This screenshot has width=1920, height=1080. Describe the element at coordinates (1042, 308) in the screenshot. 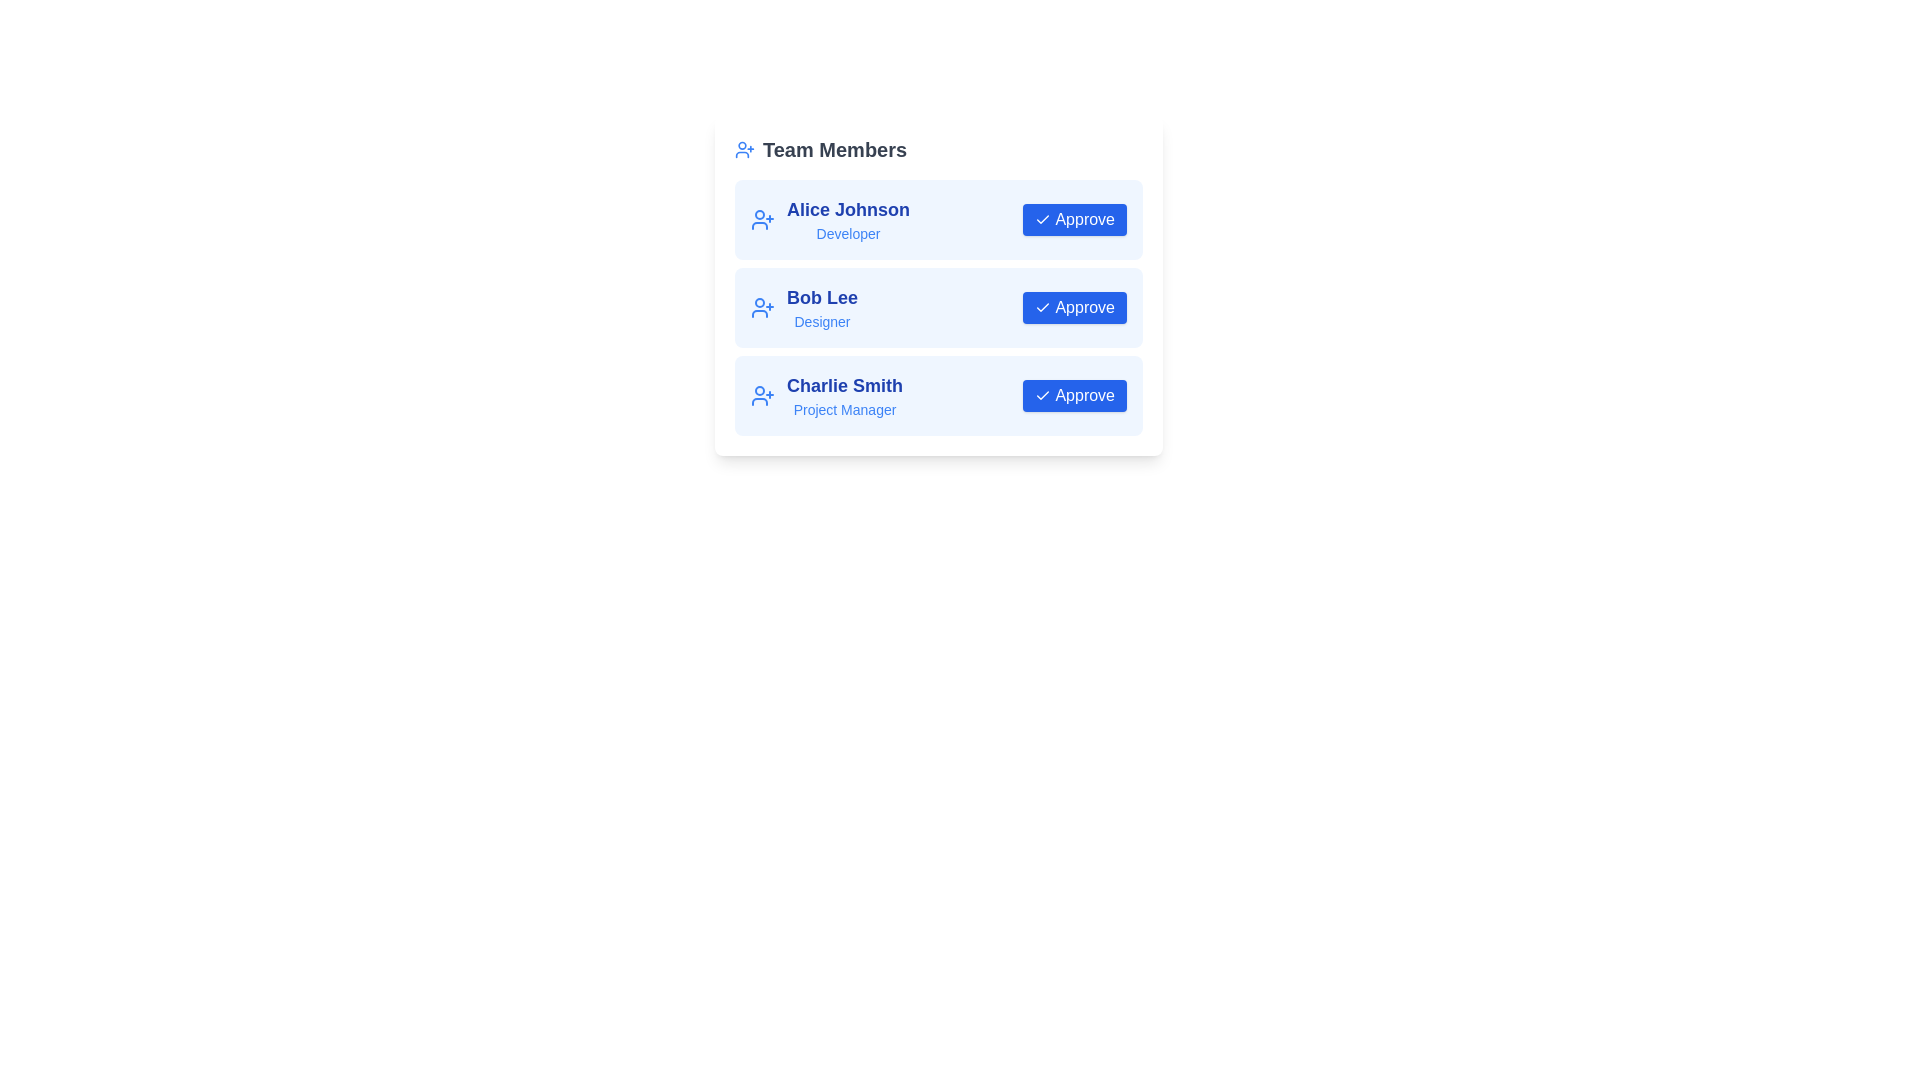

I see `the checkmark icon within the 'Approve' button associated with Bob Lee's profile` at that location.